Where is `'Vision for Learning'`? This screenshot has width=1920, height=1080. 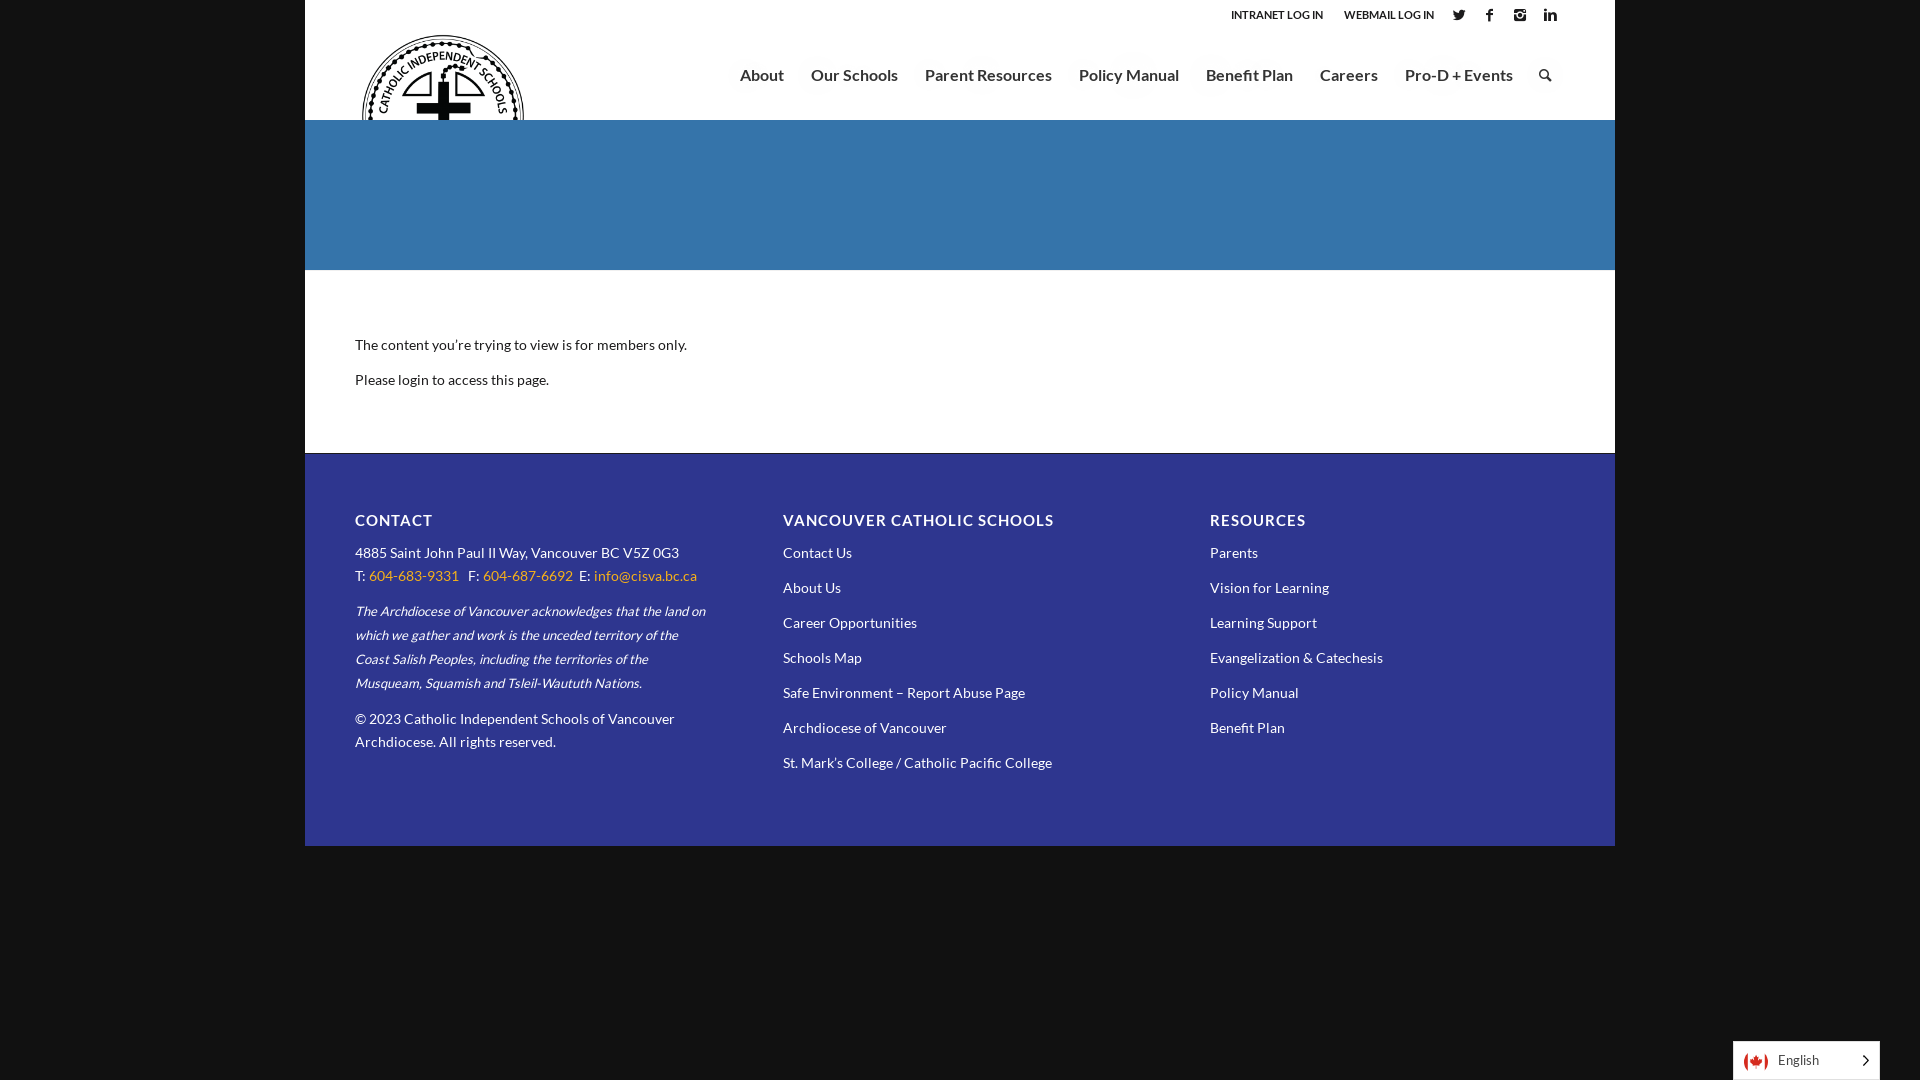
'Vision for Learning' is located at coordinates (1208, 586).